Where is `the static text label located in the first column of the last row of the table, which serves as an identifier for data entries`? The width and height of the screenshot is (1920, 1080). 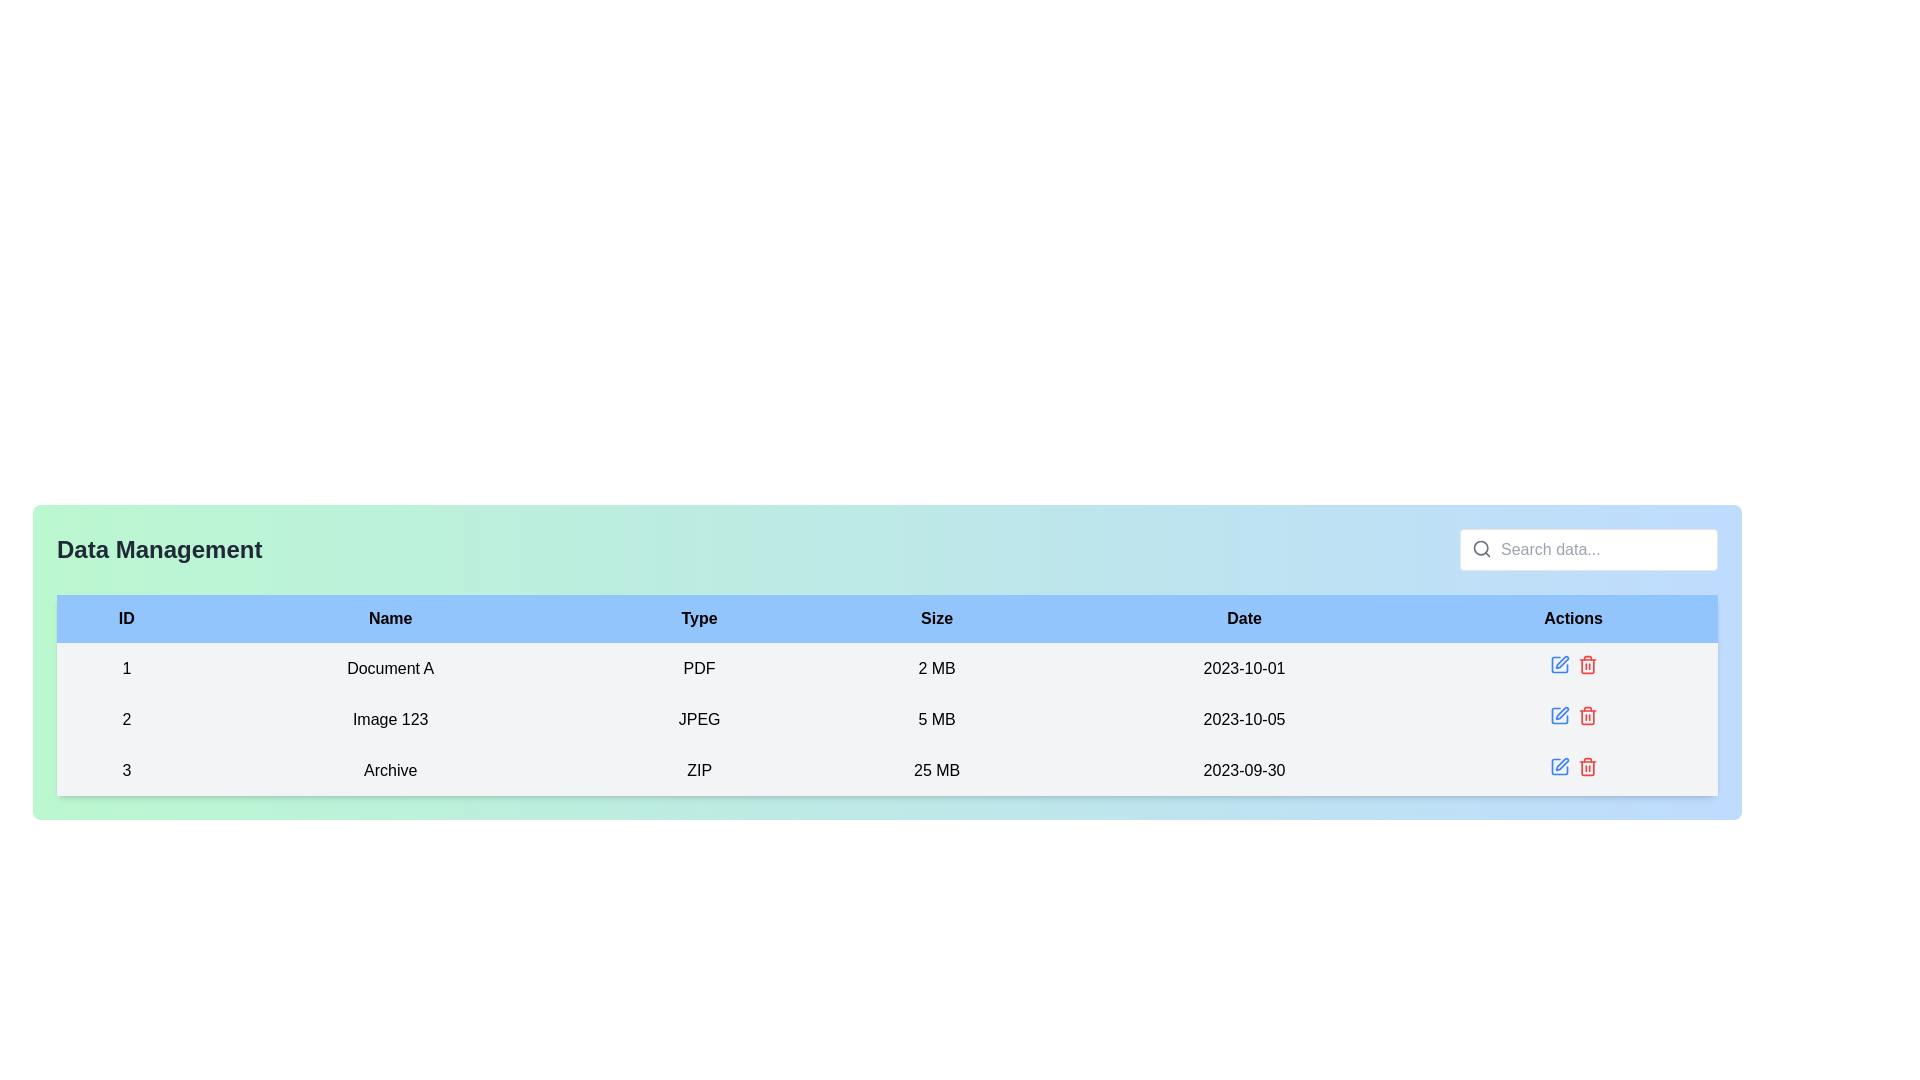
the static text label located in the first column of the last row of the table, which serves as an identifier for data entries is located at coordinates (125, 769).